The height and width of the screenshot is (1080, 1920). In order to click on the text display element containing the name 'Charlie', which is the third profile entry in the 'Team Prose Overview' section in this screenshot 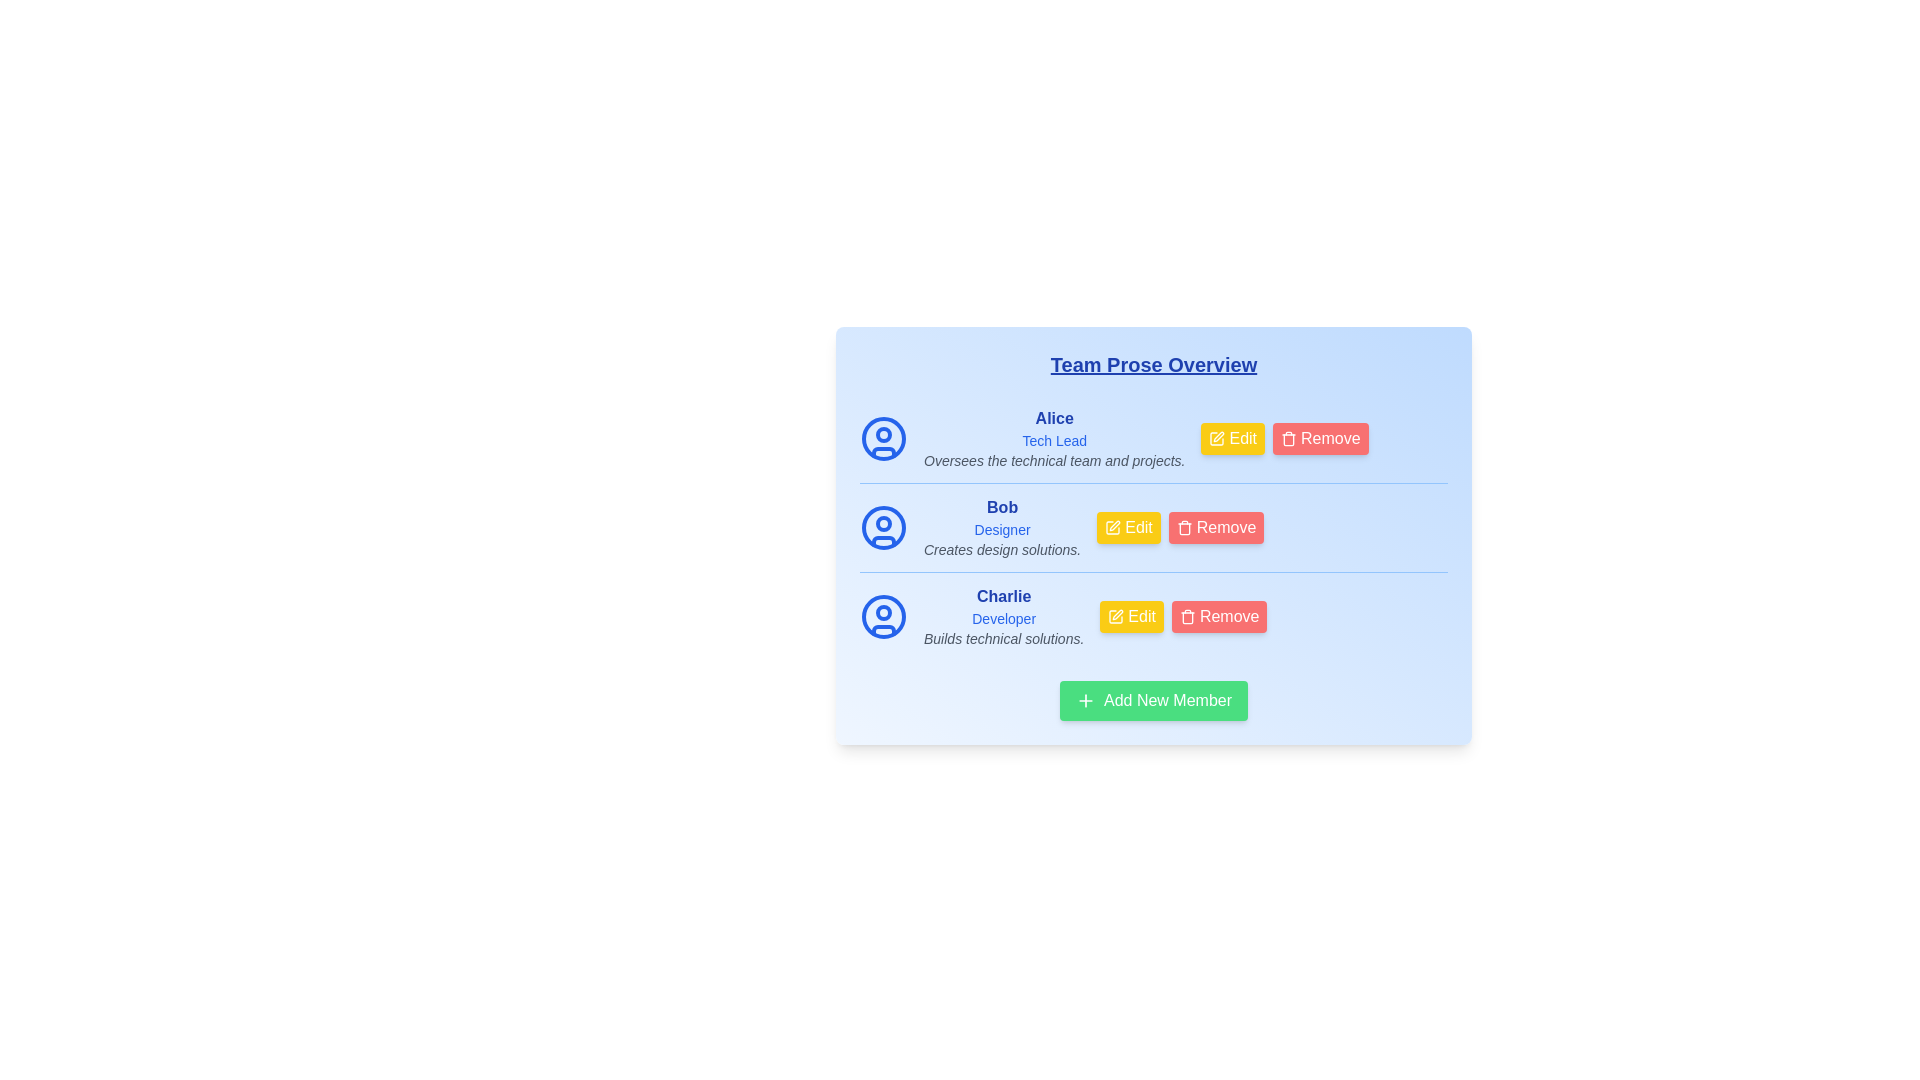, I will do `click(1004, 616)`.